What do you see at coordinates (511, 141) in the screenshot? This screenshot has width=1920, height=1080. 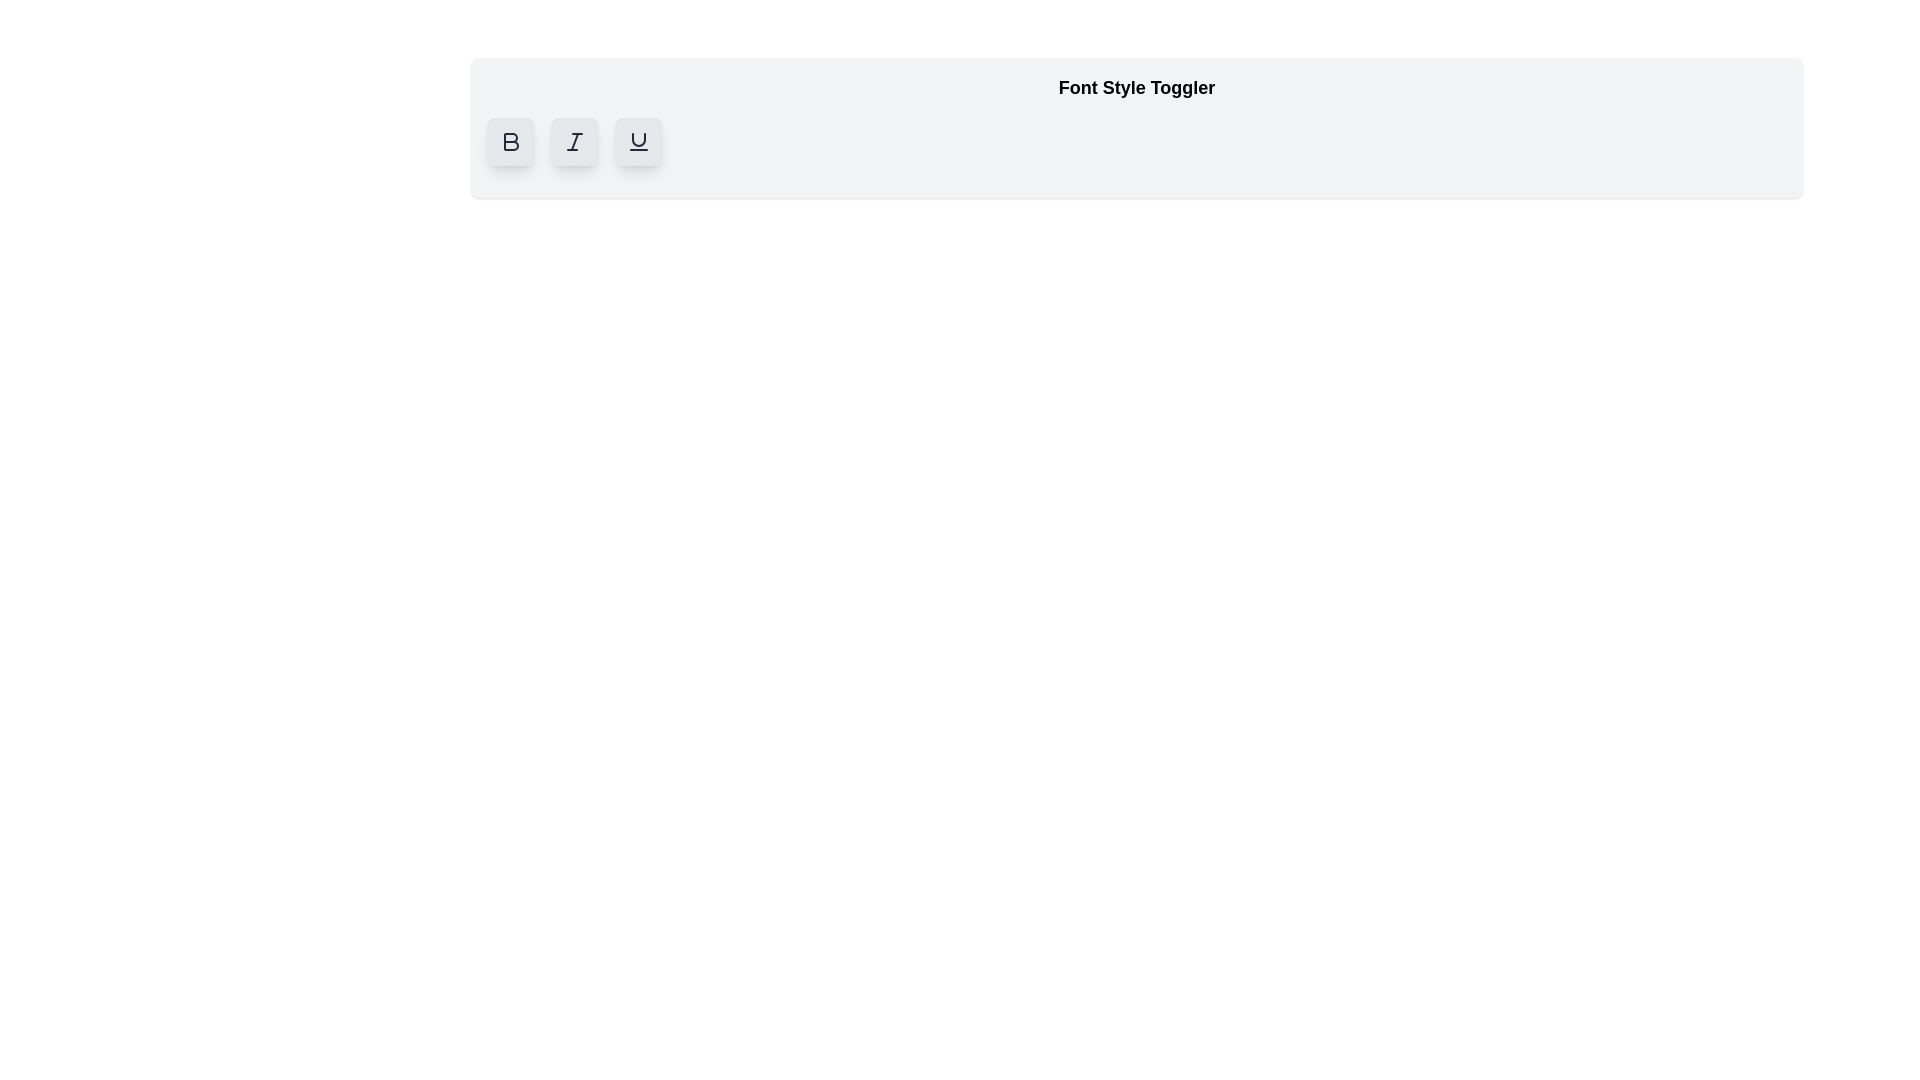 I see `the Bold icon button located at the leftmost side of the horizontal toolbar` at bounding box center [511, 141].